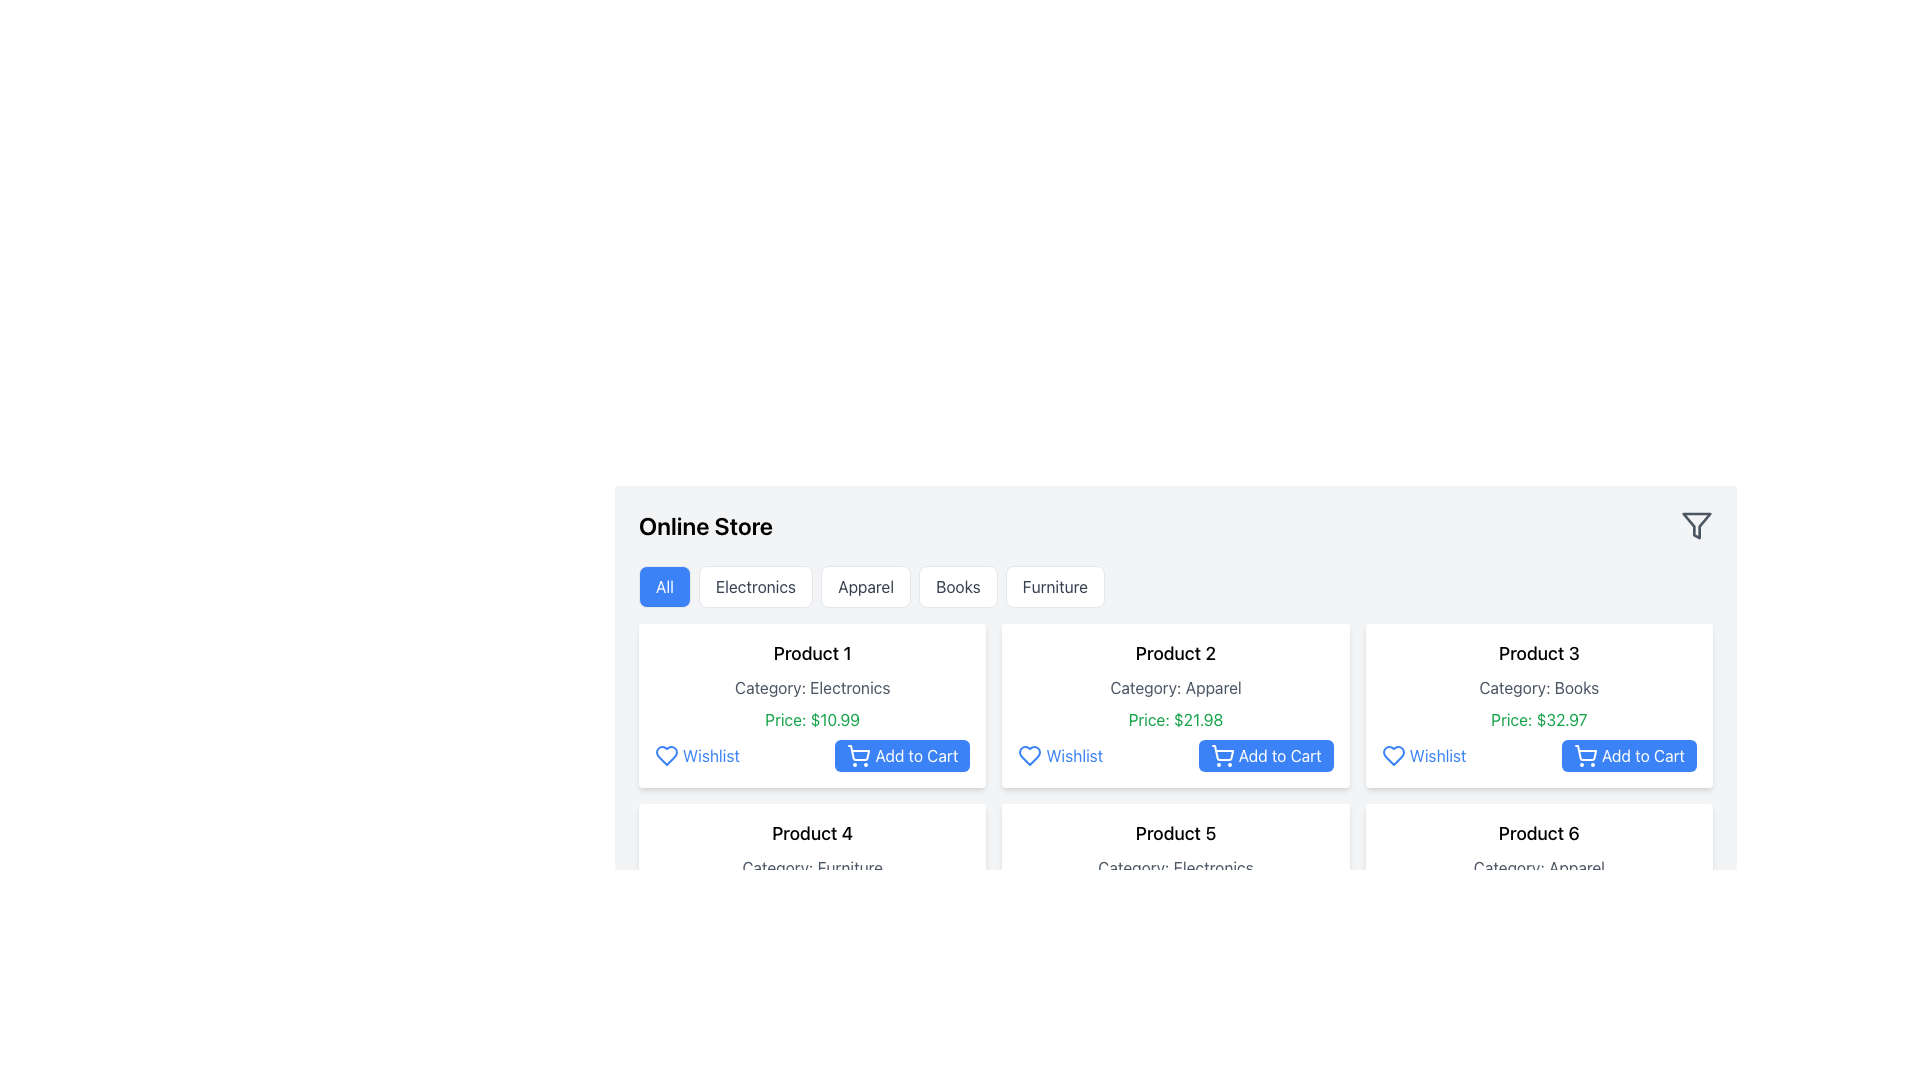 This screenshot has width=1920, height=1080. Describe the element at coordinates (667, 756) in the screenshot. I see `the heart icon that indicates the option` at that location.